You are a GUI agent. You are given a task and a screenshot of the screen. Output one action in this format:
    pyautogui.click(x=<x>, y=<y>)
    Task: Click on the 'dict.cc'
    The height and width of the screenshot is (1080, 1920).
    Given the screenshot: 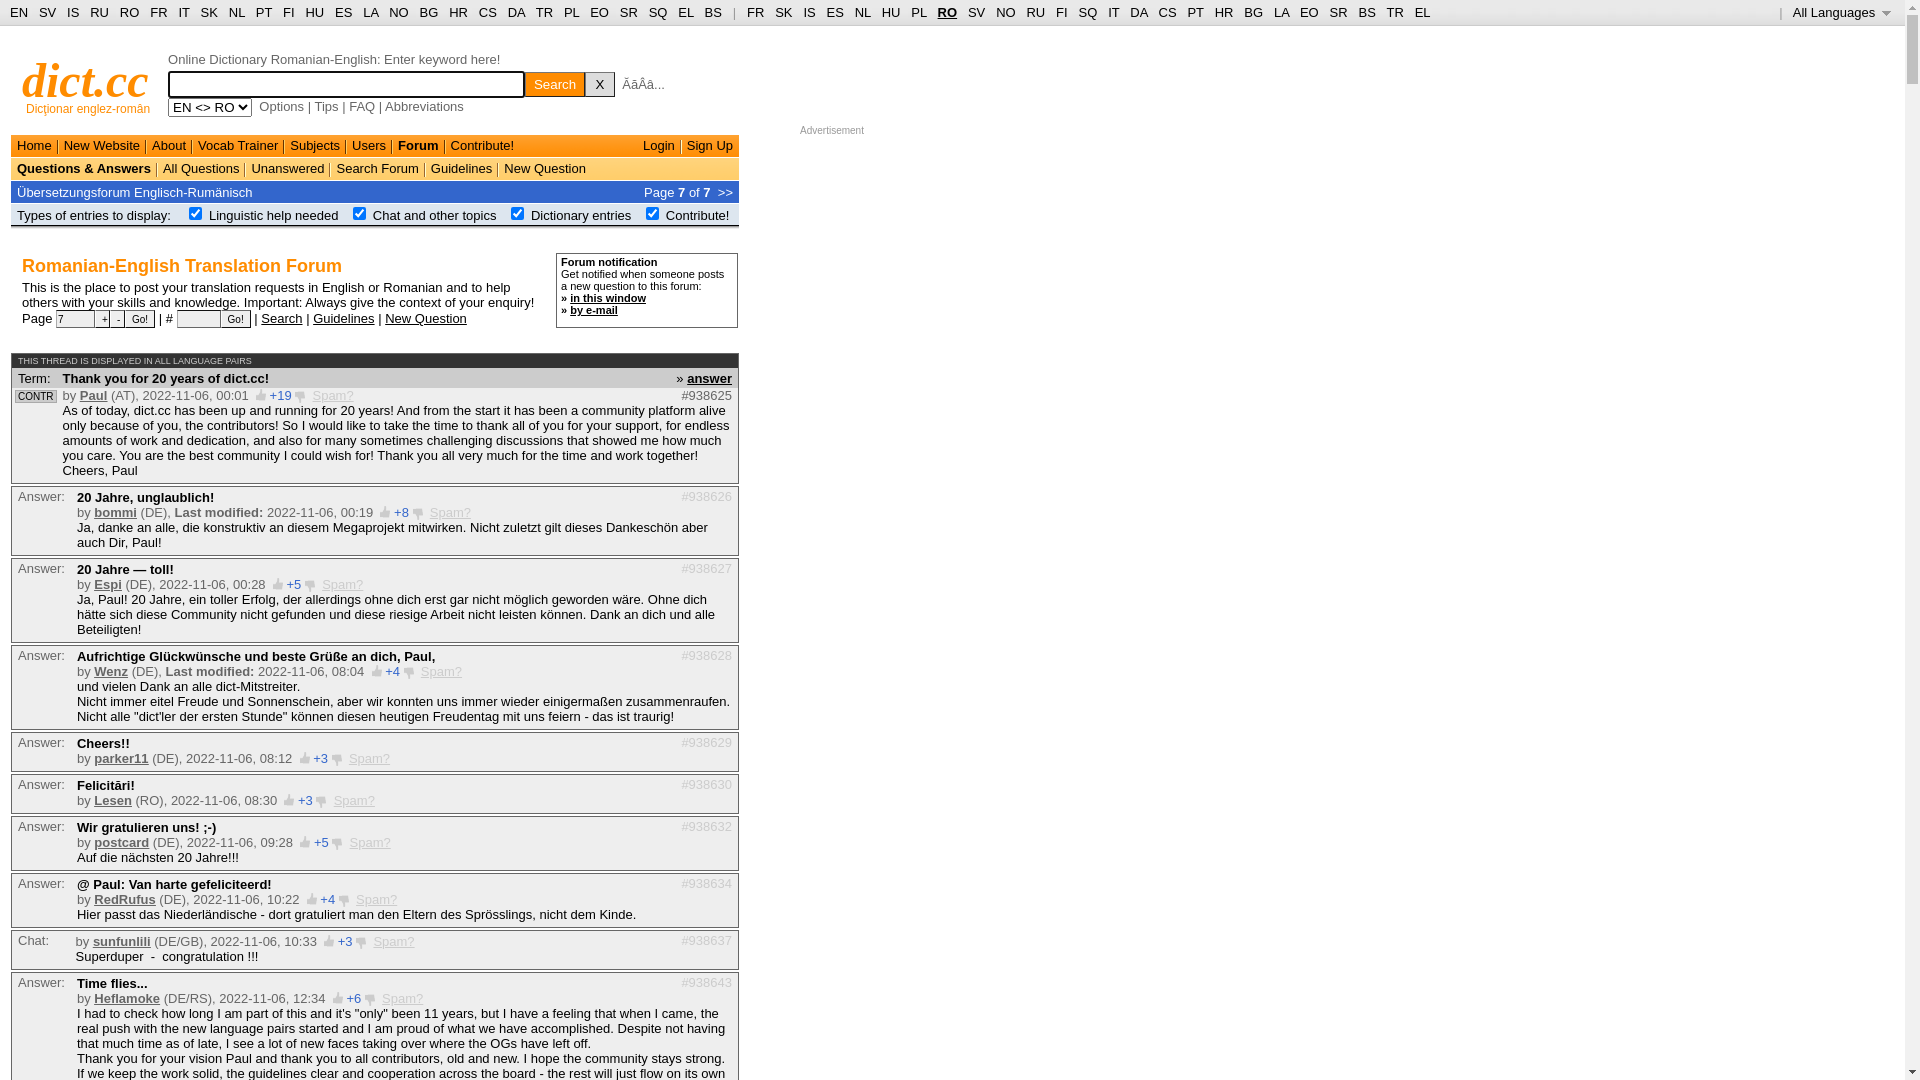 What is the action you would take?
    pyautogui.click(x=84, y=79)
    